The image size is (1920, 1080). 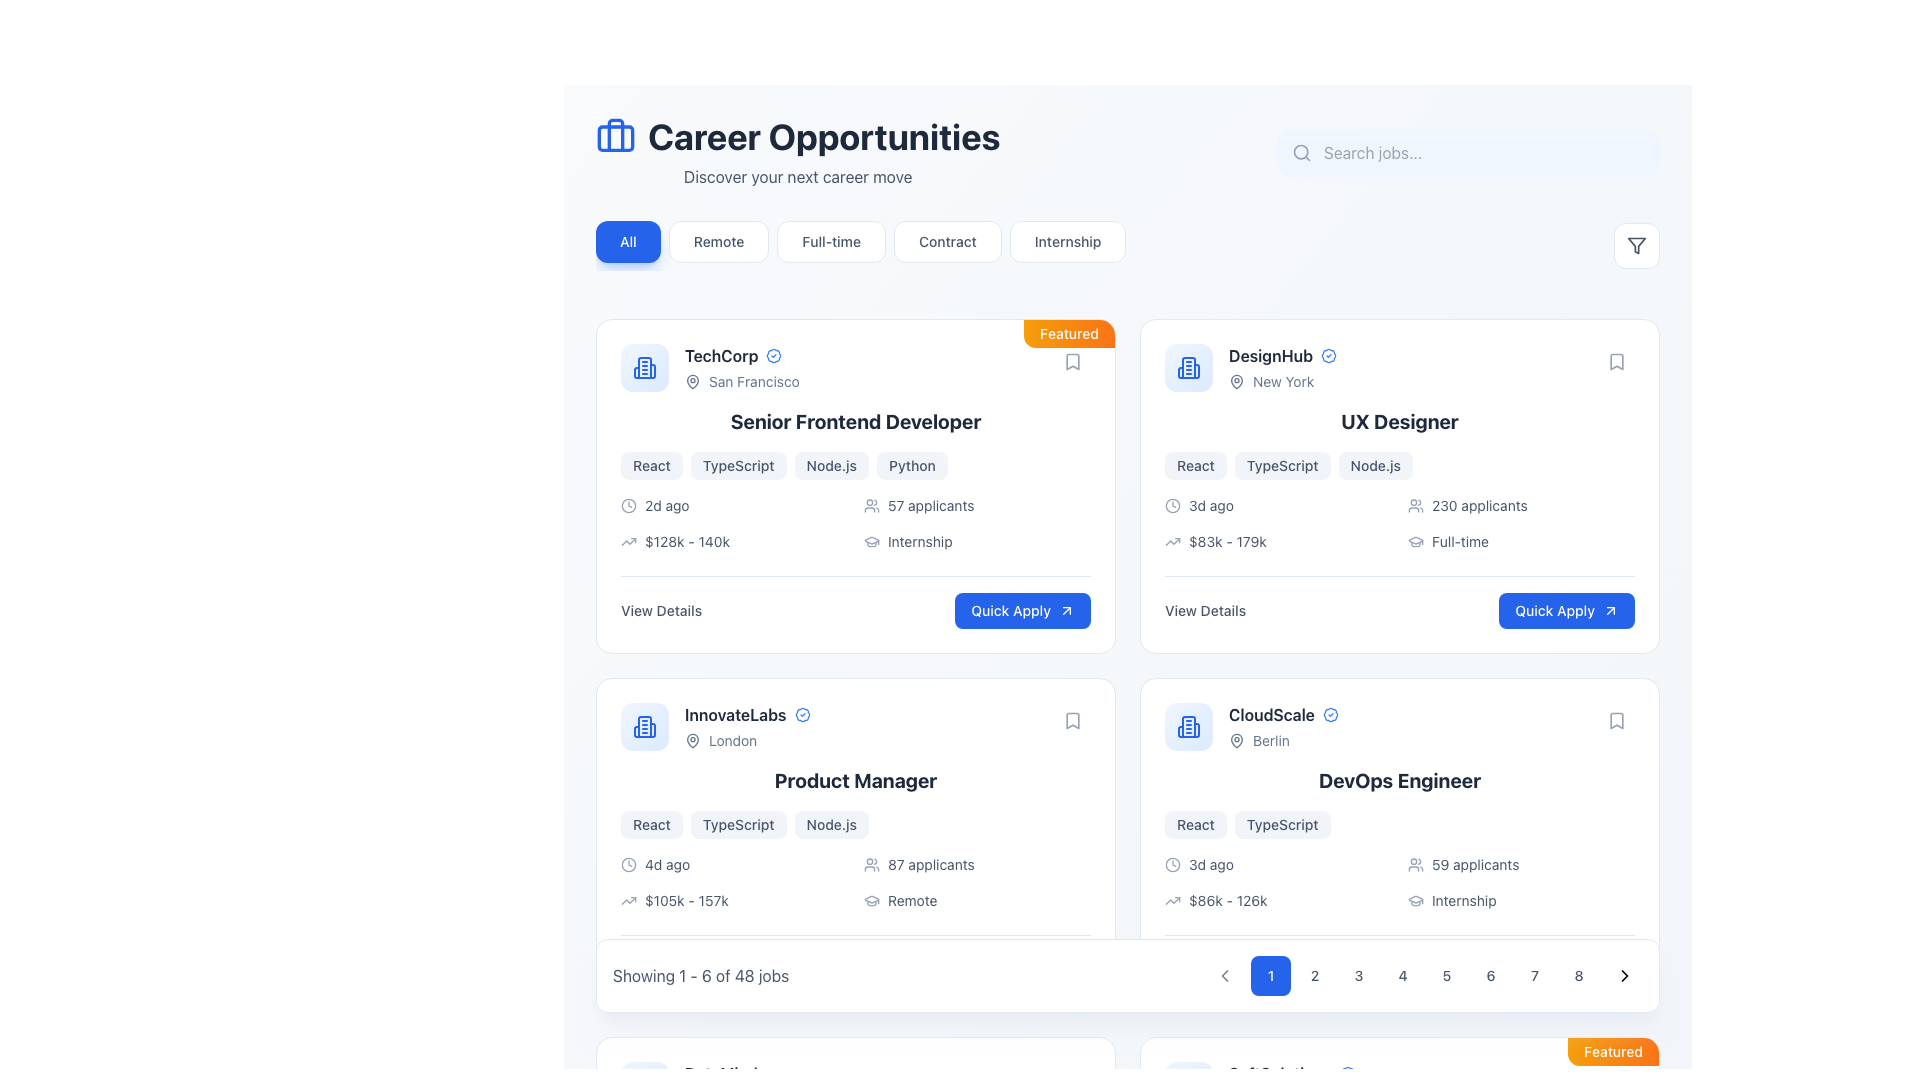 What do you see at coordinates (1189, 726) in the screenshot?
I see `the blue building icon located in the bottom-right section of the interface within the 'CloudScale' job posting card for a 'DevOps Engineer' in Berlin` at bounding box center [1189, 726].